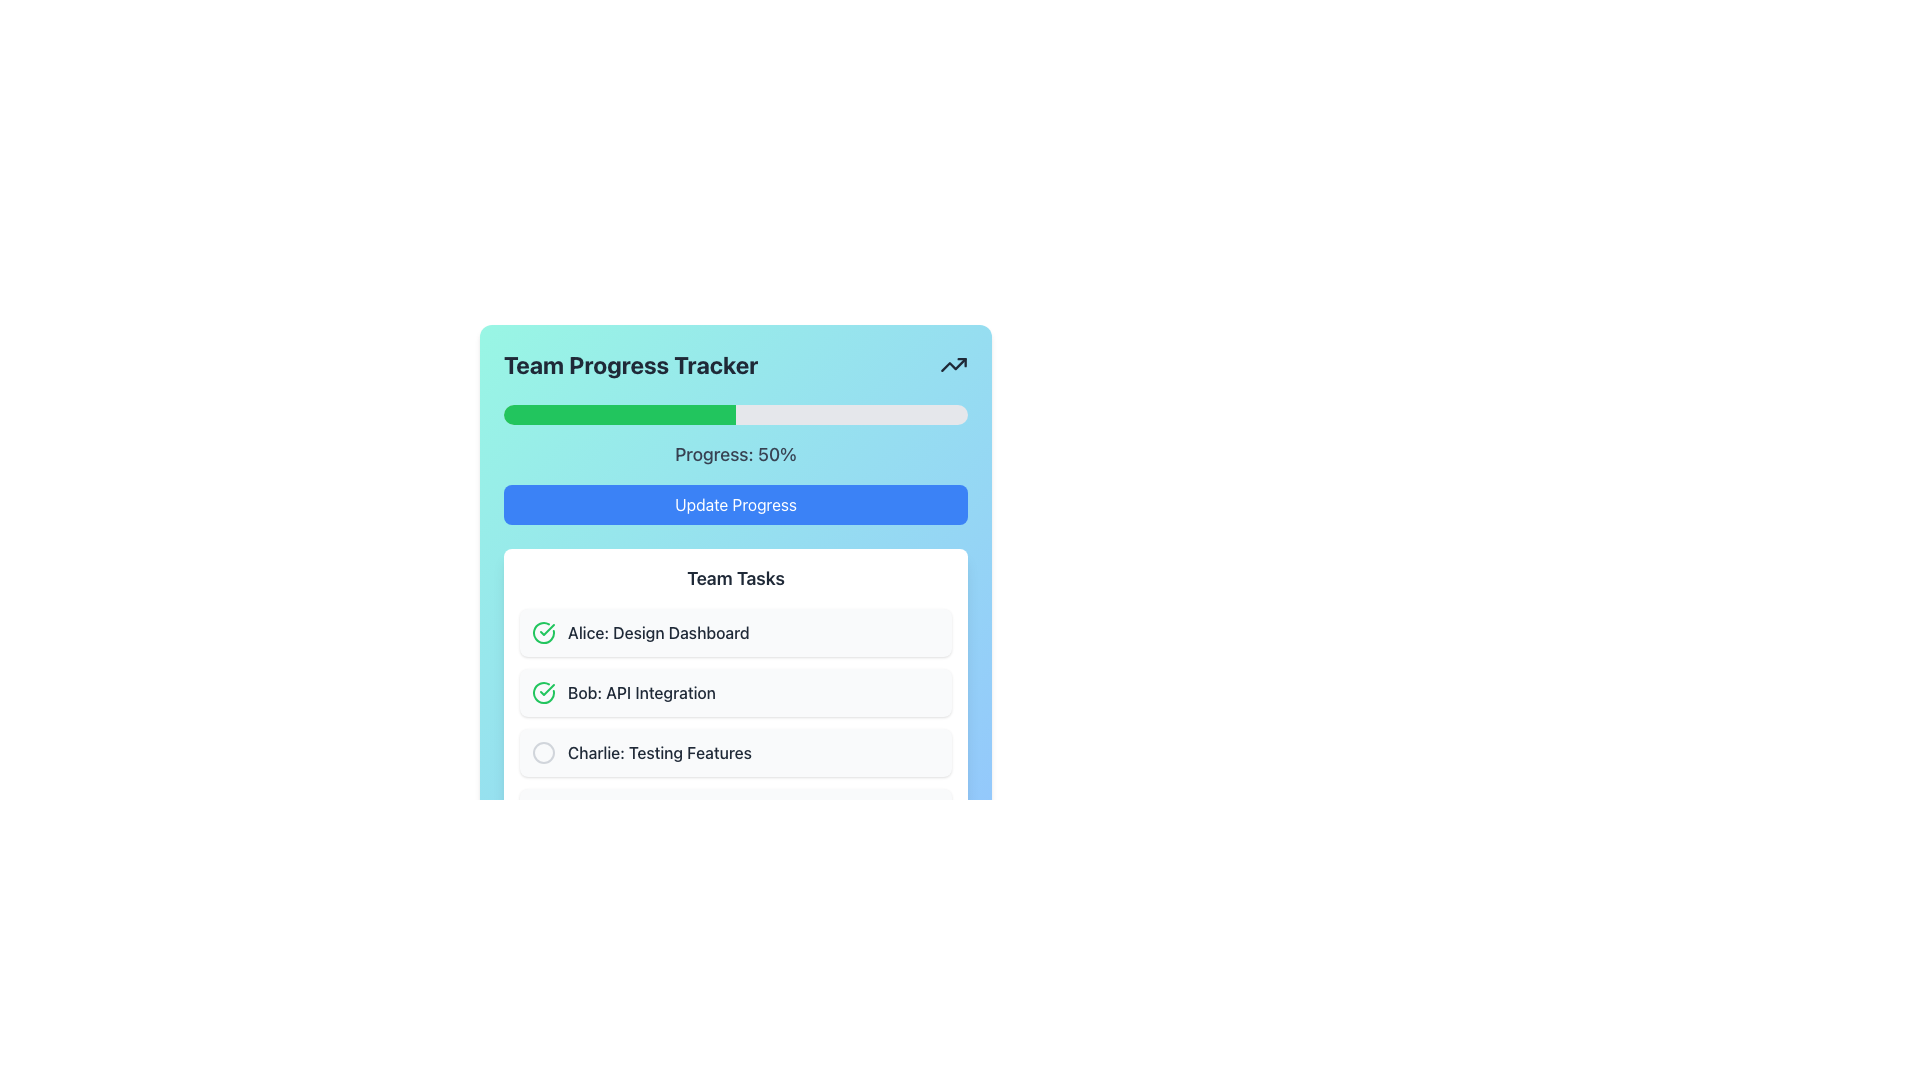  What do you see at coordinates (543, 692) in the screenshot?
I see `the circular checkmark icon with a green stroke representing the task status in the 'Bob: API Integration' task item, which is the second task in the 'Team Tasks' list` at bounding box center [543, 692].